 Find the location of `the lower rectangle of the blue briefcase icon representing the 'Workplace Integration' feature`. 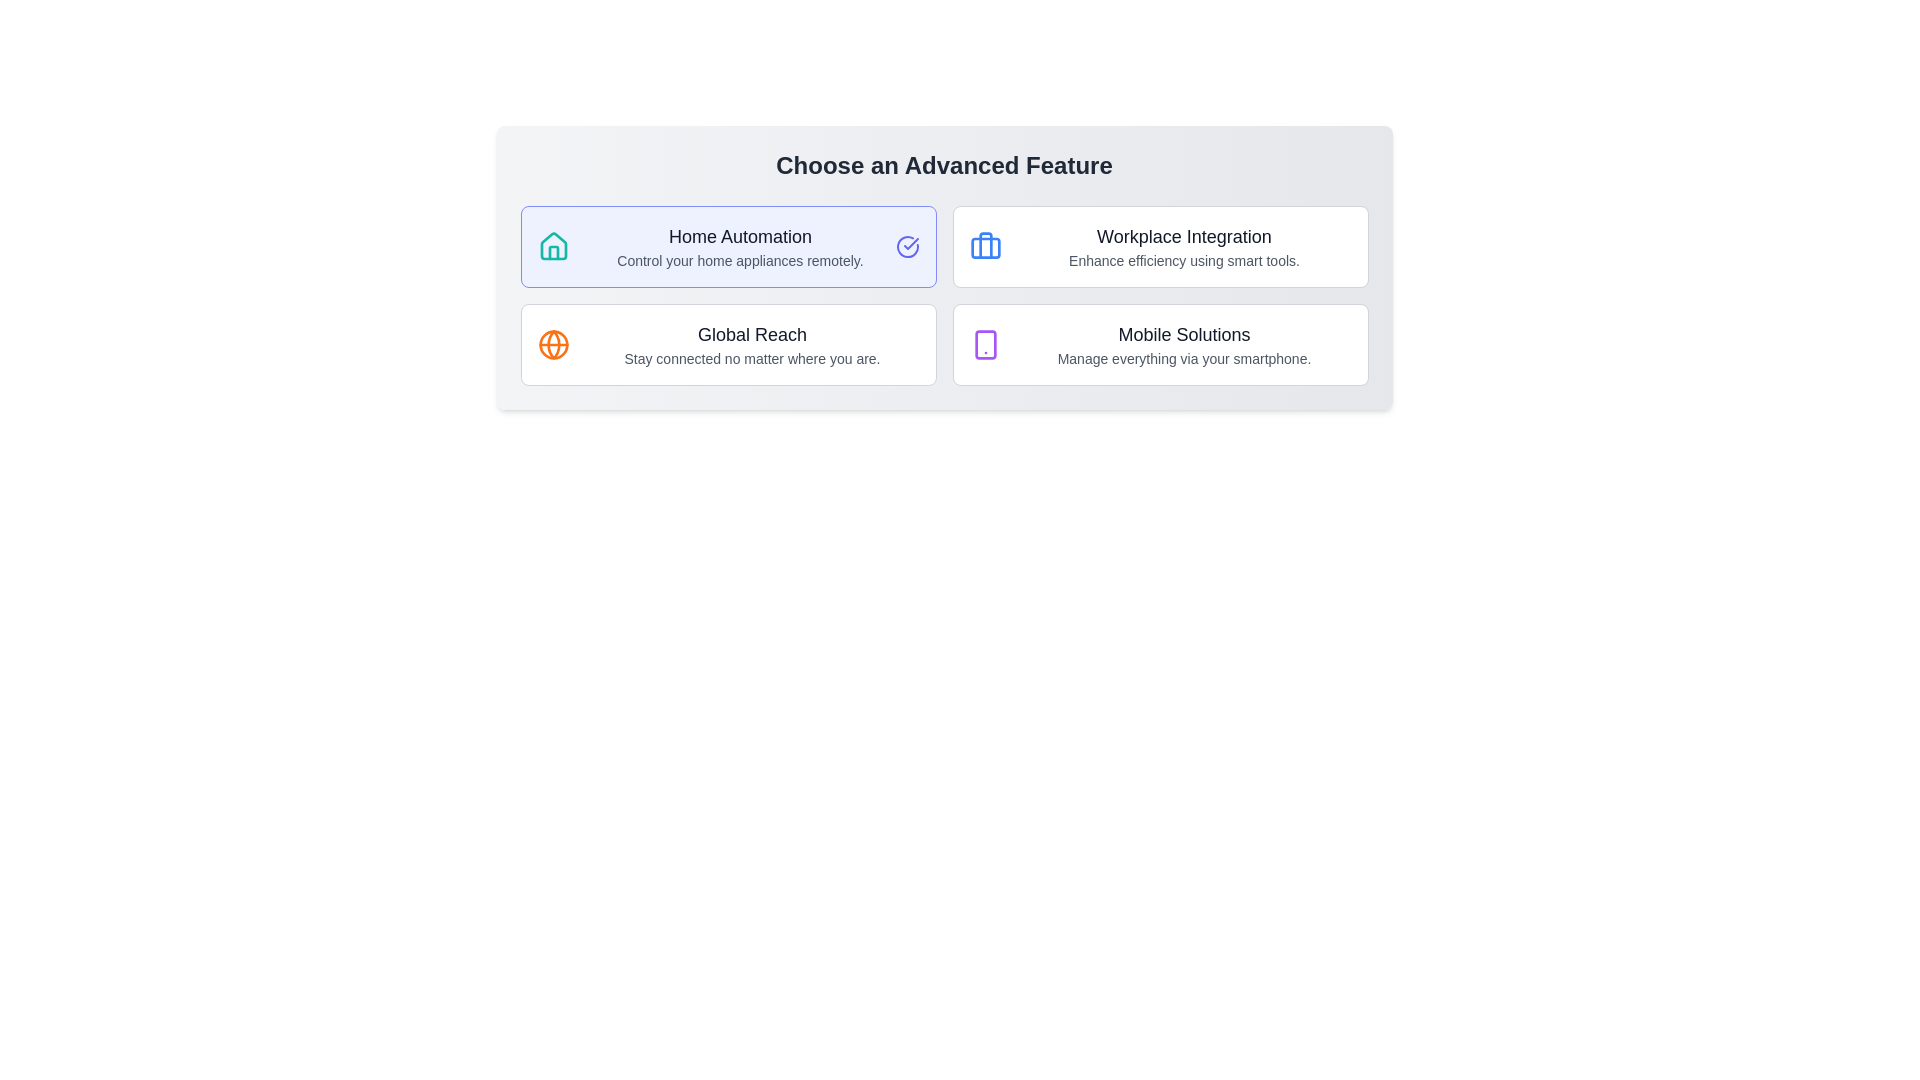

the lower rectangle of the blue briefcase icon representing the 'Workplace Integration' feature is located at coordinates (985, 247).